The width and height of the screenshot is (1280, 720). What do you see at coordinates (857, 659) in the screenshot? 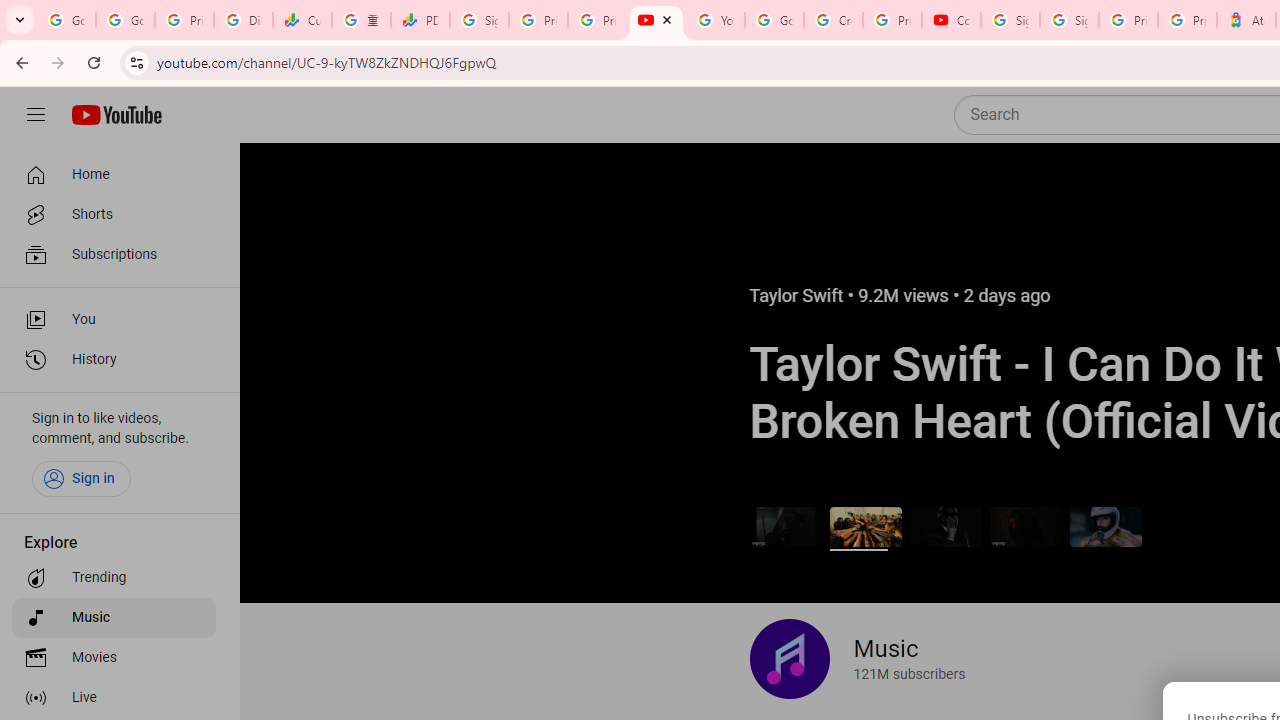
I see `'Music 121 million subscribers'` at bounding box center [857, 659].